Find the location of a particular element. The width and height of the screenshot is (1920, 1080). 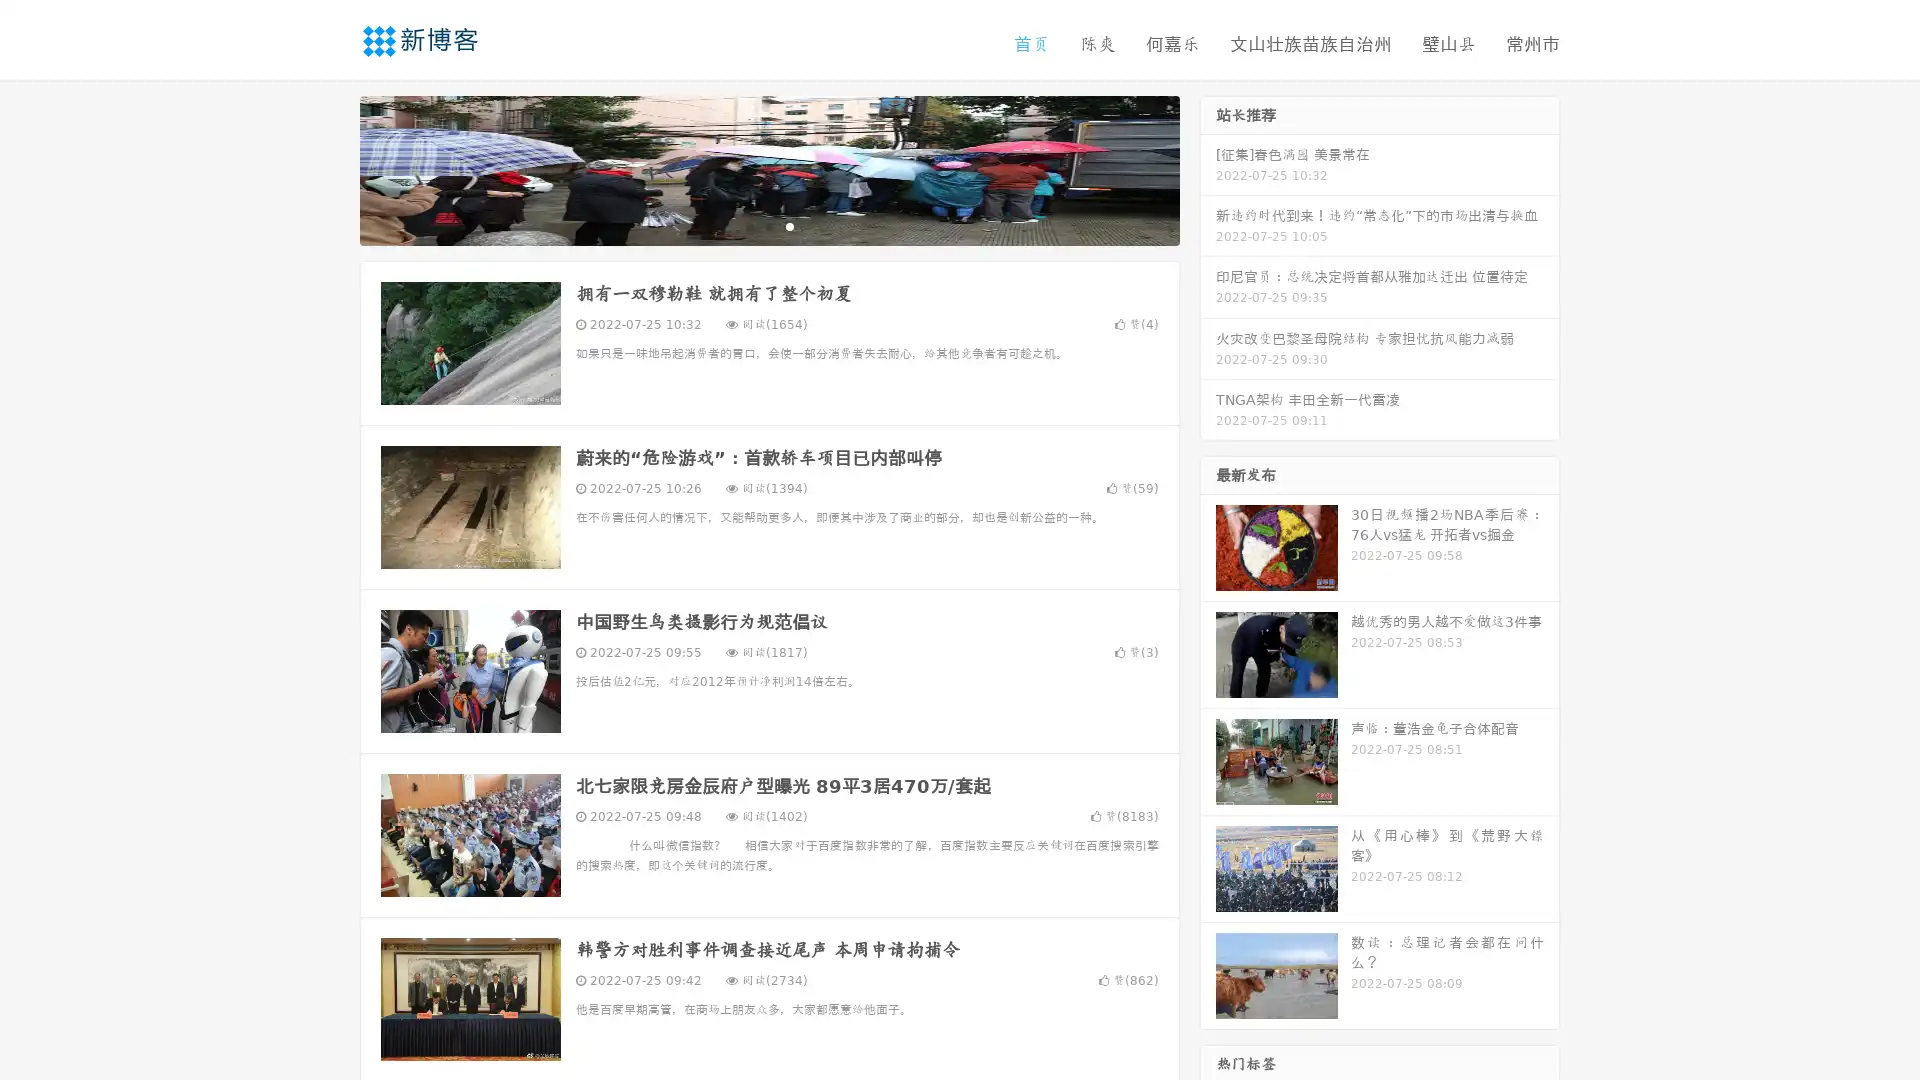

Go to slide 2 is located at coordinates (768, 225).